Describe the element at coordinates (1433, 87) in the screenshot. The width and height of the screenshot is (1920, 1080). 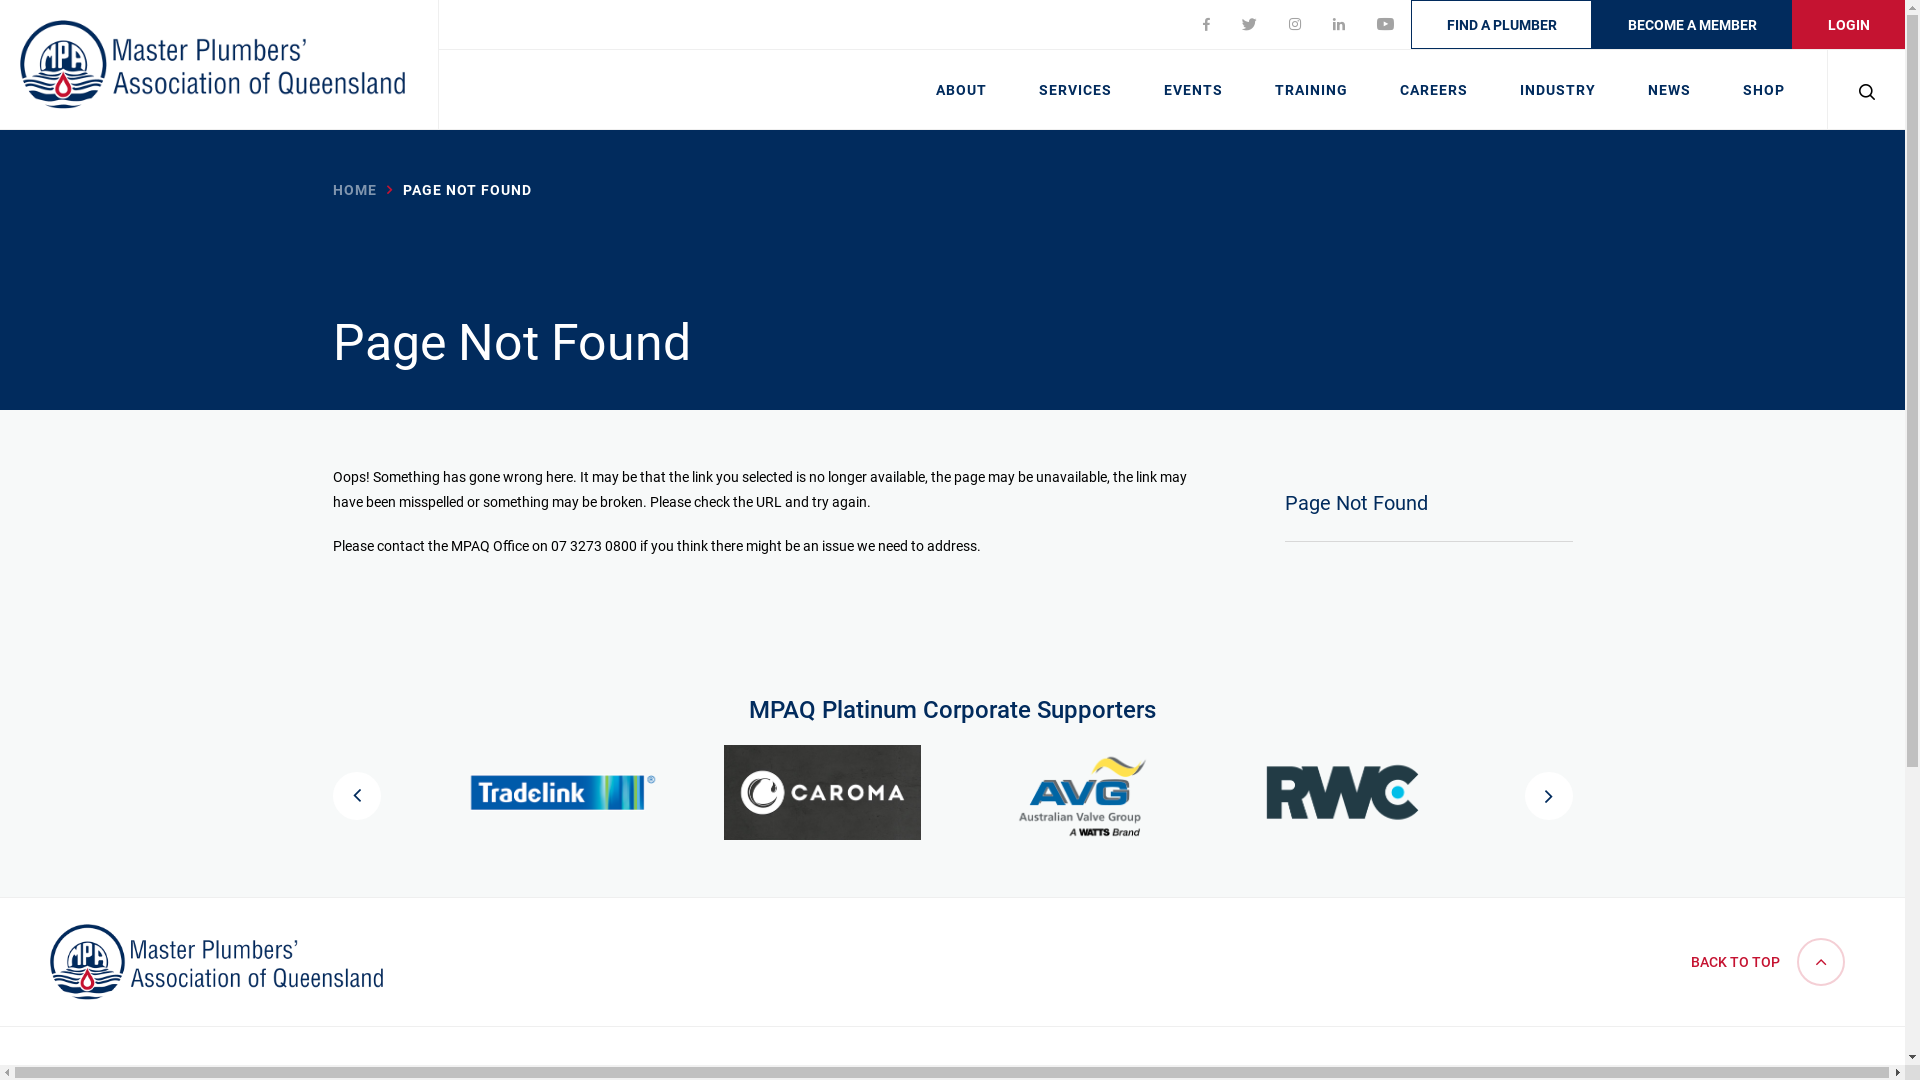
I see `'CAREERS'` at that location.